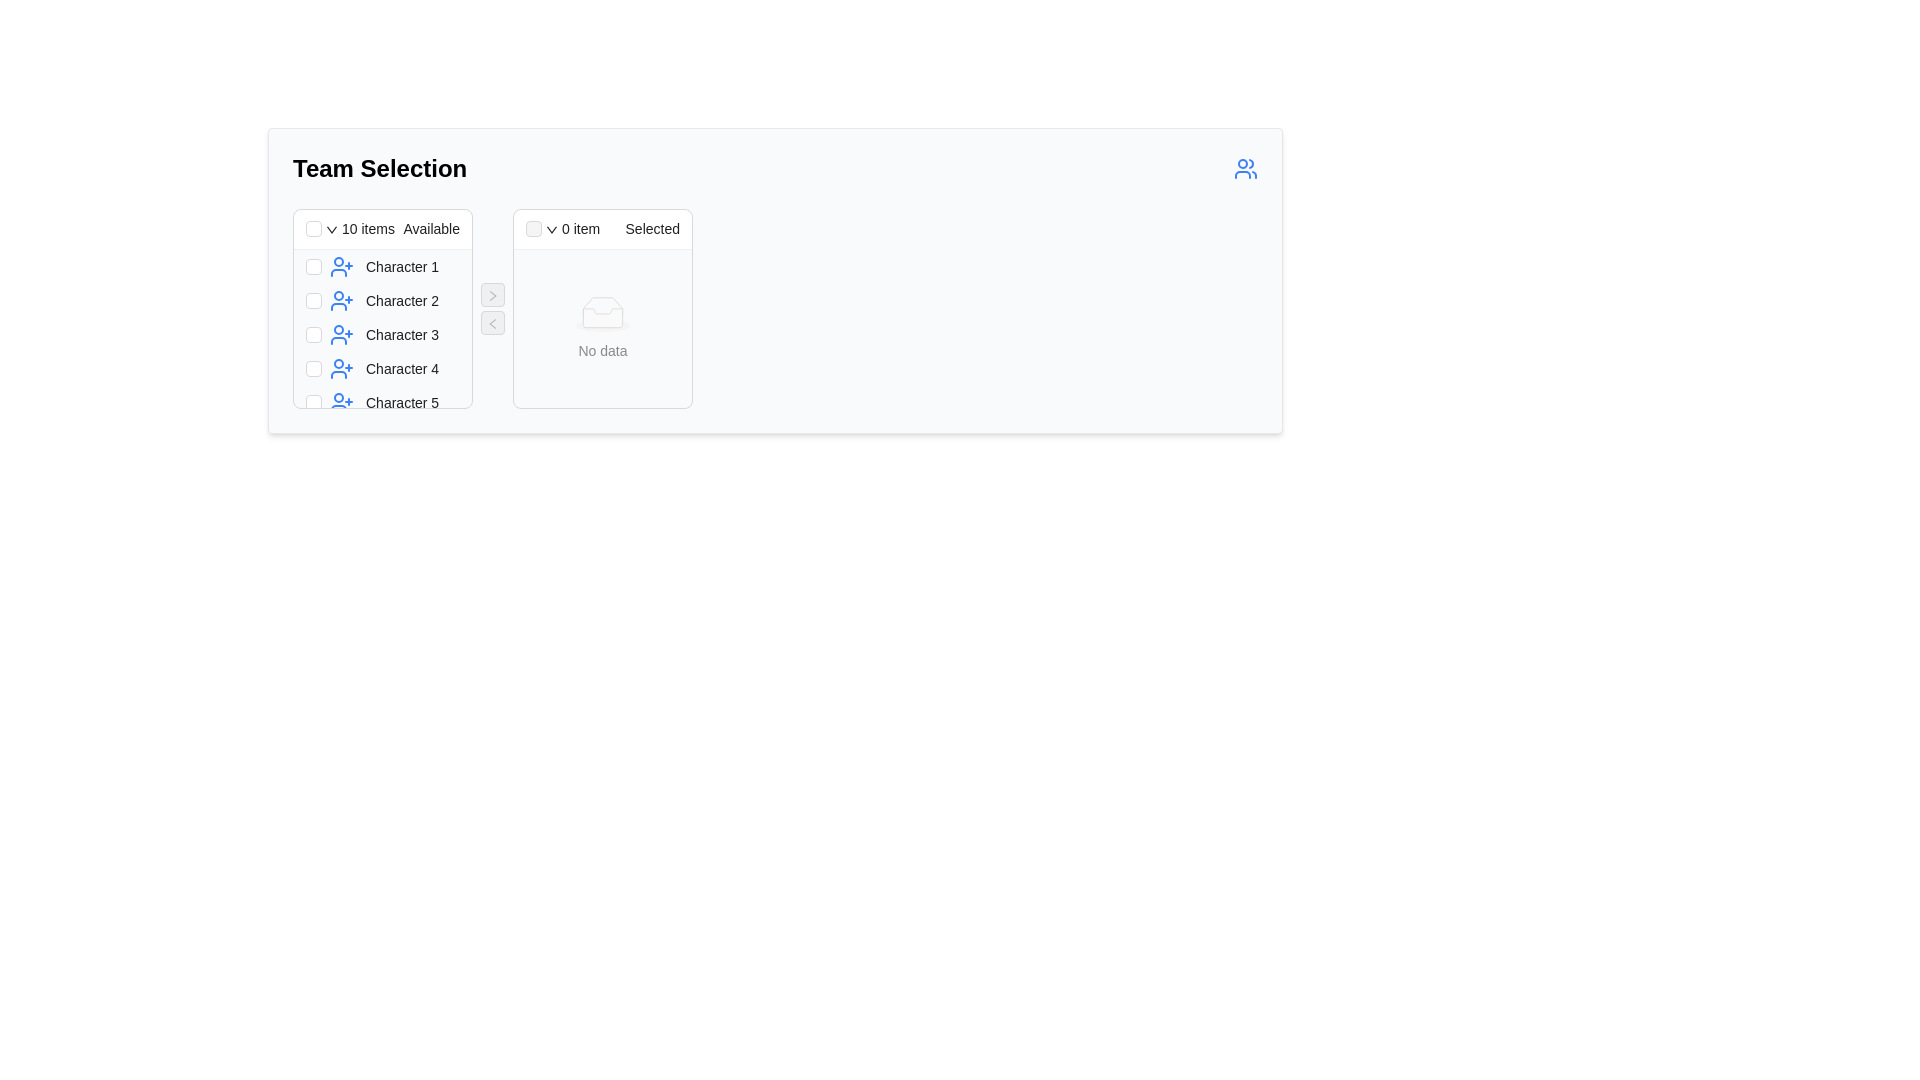  What do you see at coordinates (401, 402) in the screenshot?
I see `the 'Character 5' text label in the 'Team Selection' panel, which is styled in black font and is positioned below 'Character 4'` at bounding box center [401, 402].